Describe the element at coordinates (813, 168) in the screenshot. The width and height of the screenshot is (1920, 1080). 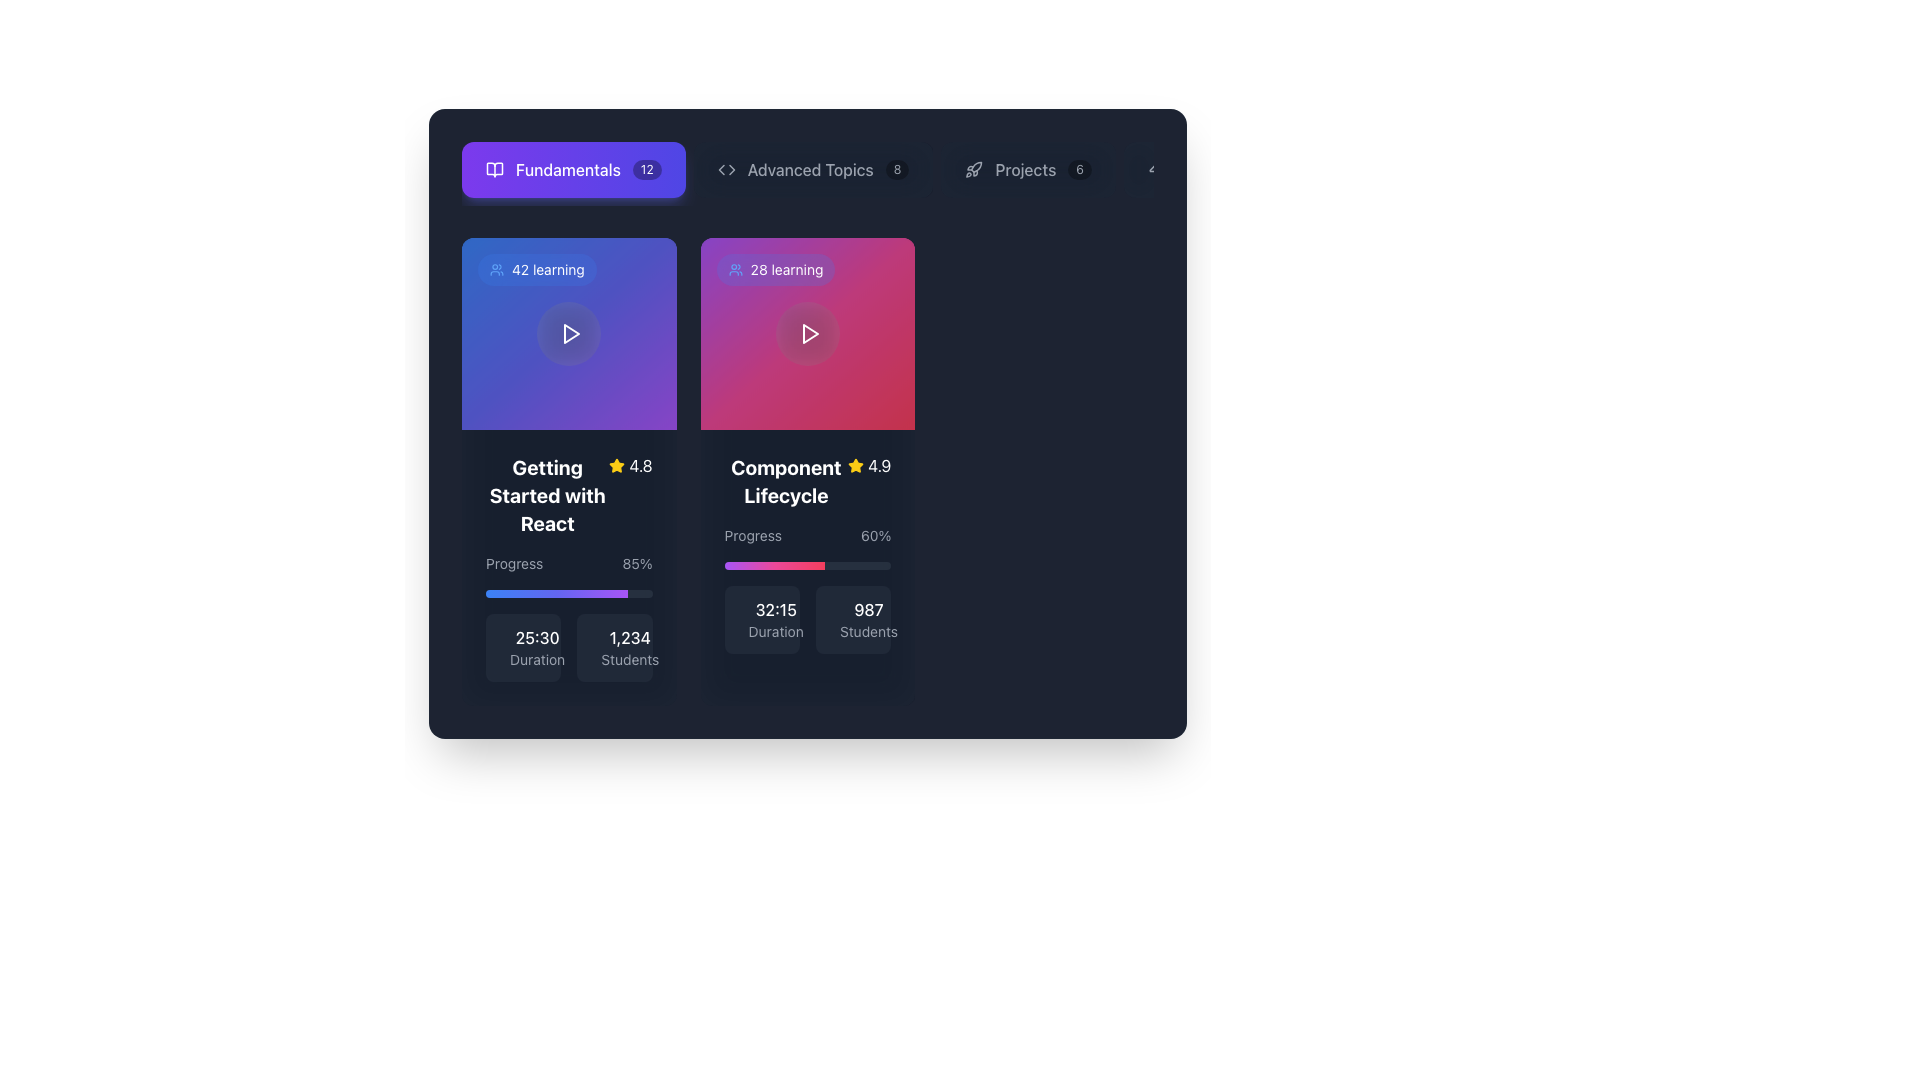
I see `the 'Advanced Topics' button, which has a numeric badge indicating '8'` at that location.